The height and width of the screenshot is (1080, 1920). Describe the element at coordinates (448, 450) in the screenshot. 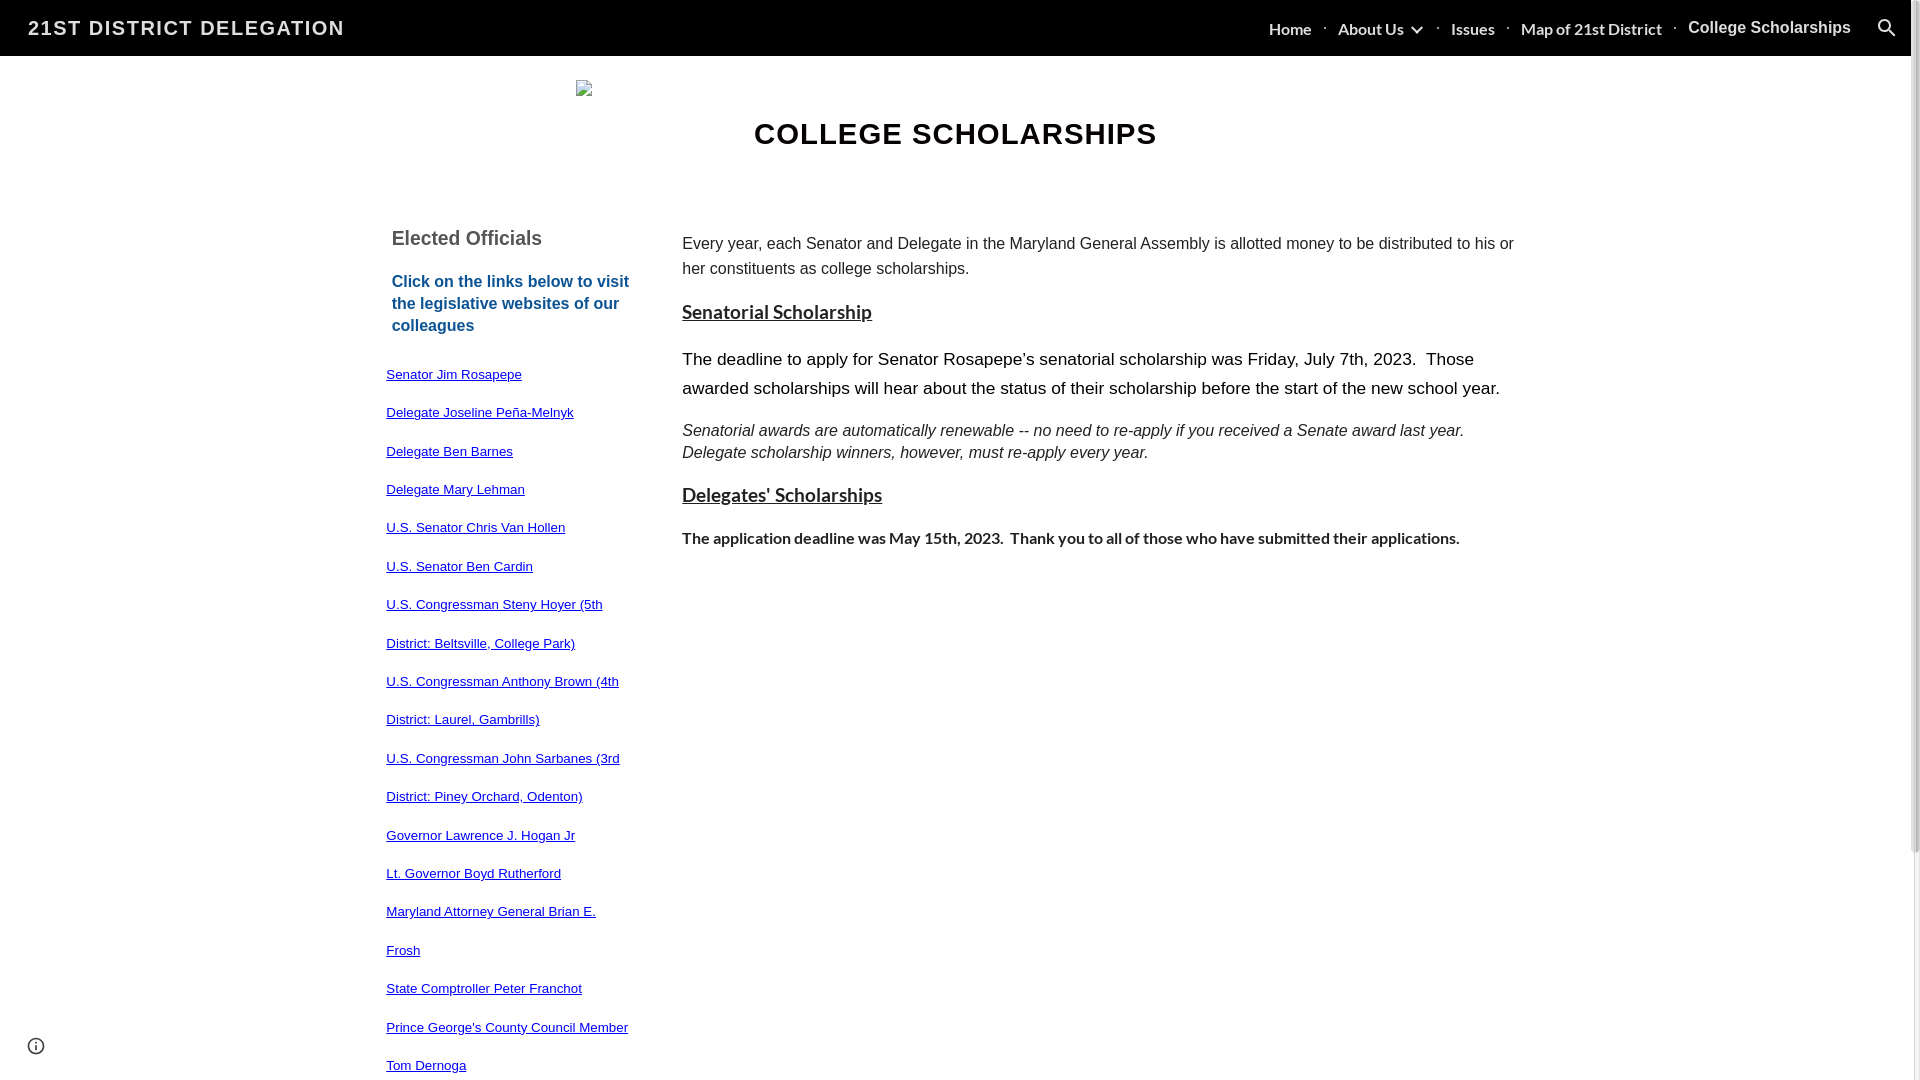

I see `'Delegate Ben Barnes'` at that location.